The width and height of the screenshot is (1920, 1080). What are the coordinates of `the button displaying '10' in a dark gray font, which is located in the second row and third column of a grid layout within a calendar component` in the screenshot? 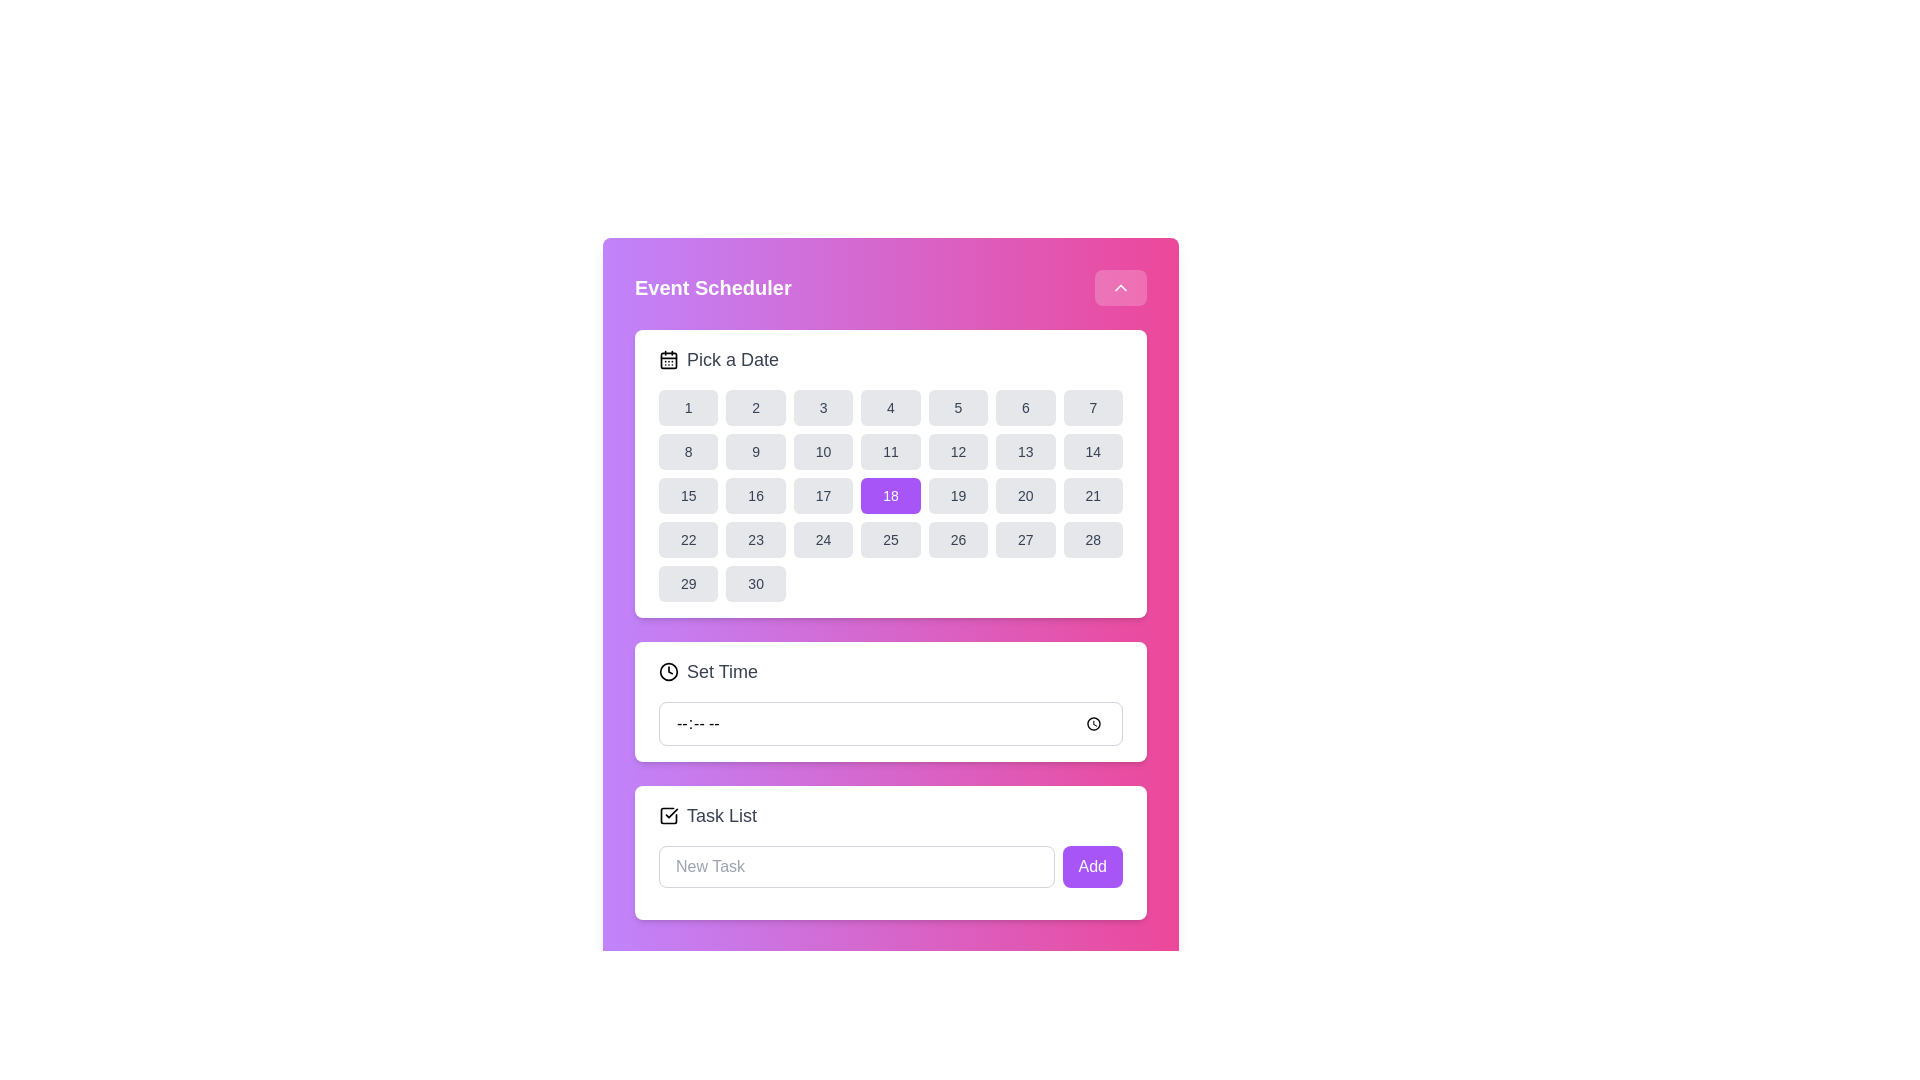 It's located at (823, 451).